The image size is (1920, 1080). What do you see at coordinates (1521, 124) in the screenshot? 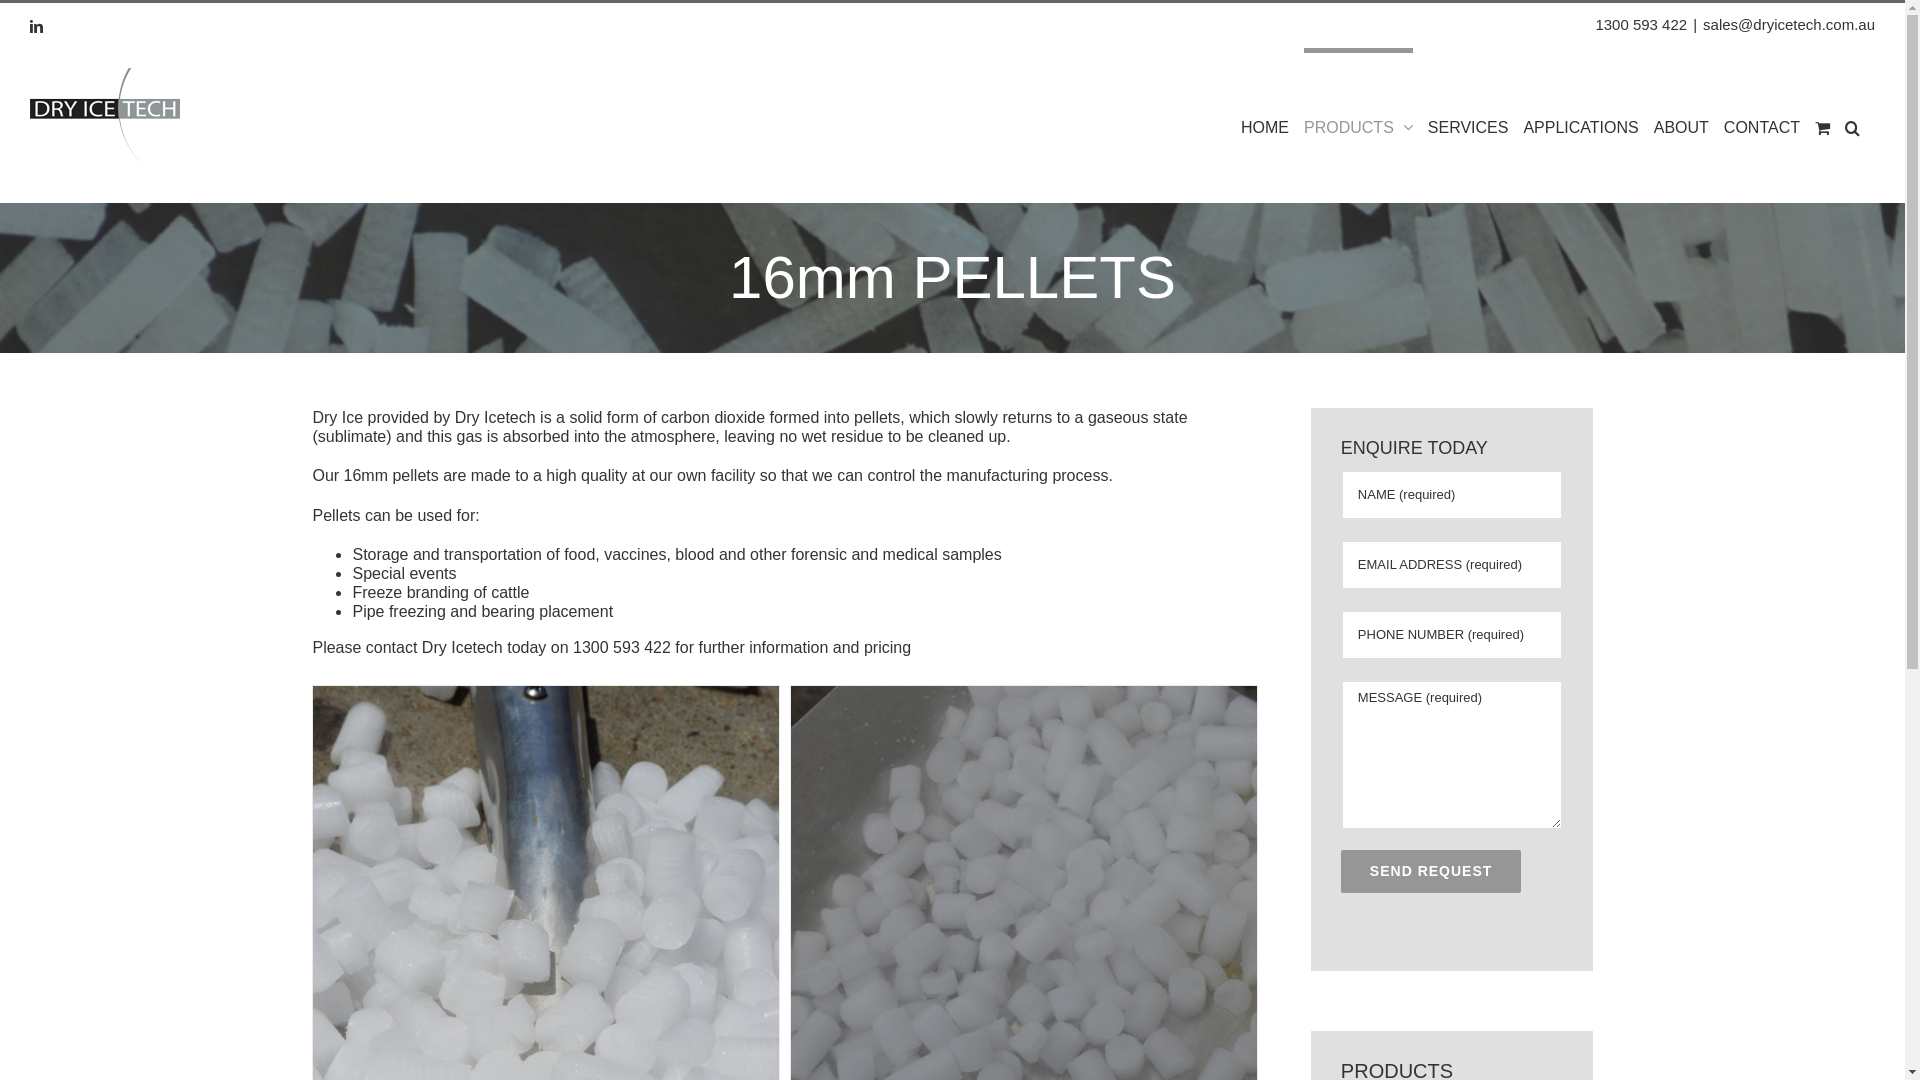
I see `'APPLICATIONS'` at bounding box center [1521, 124].